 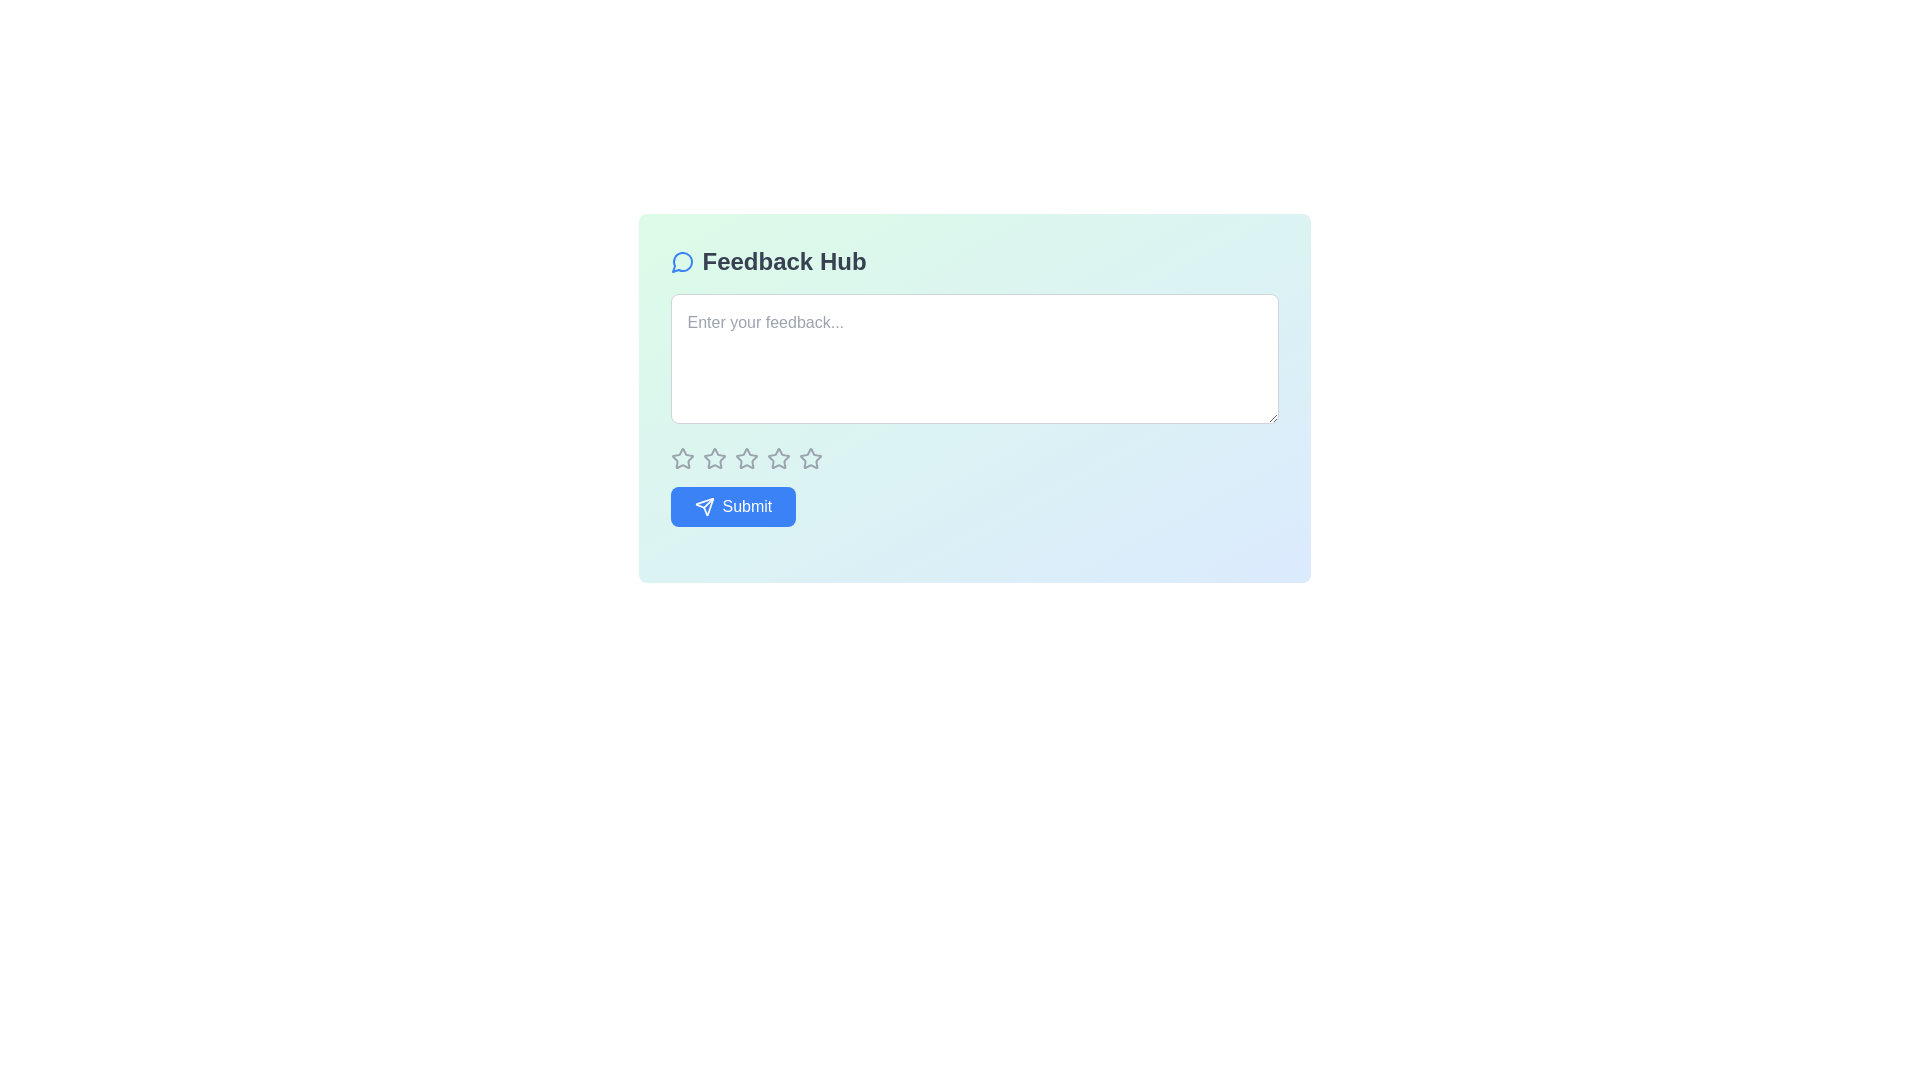 What do you see at coordinates (745, 458) in the screenshot?
I see `the second star icon in the five-star rating system` at bounding box center [745, 458].